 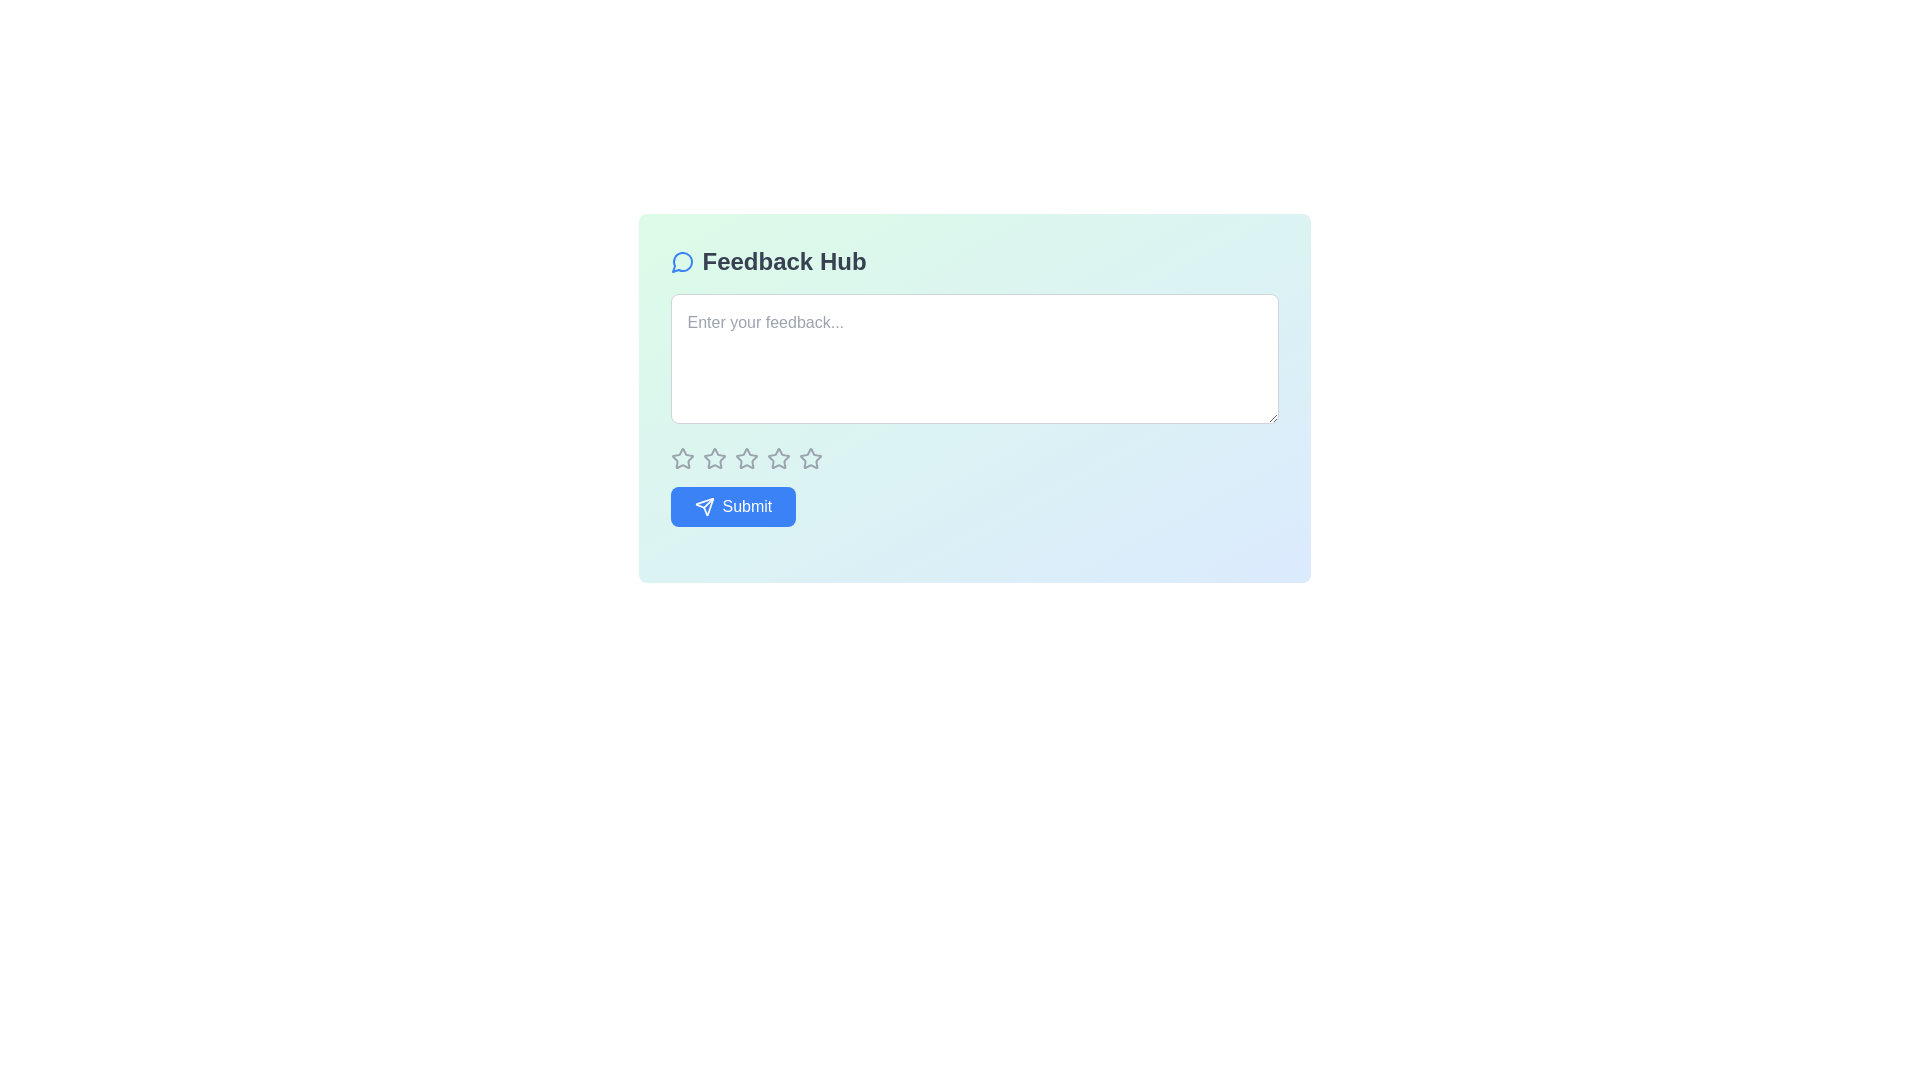 What do you see at coordinates (745, 458) in the screenshot?
I see `the second star icon in the five-star rating system` at bounding box center [745, 458].